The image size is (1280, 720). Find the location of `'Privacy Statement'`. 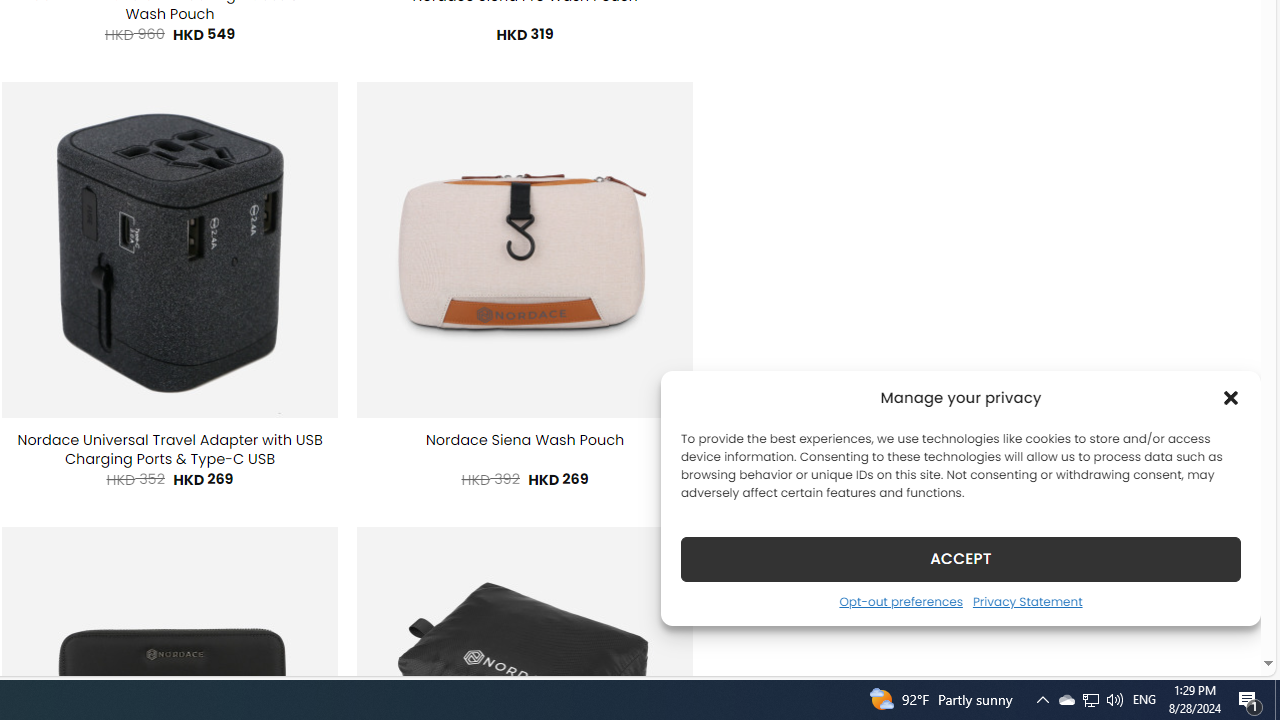

'Privacy Statement' is located at coordinates (1027, 600).